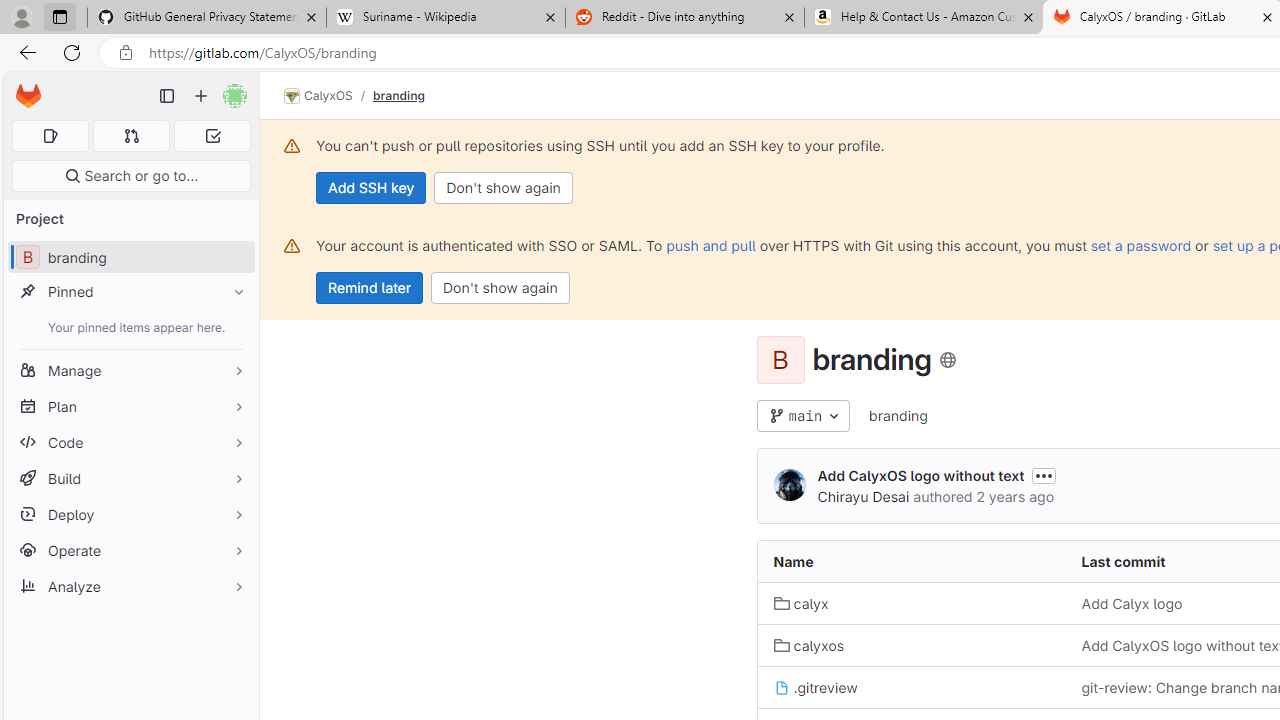 The image size is (1280, 720). Describe the element at coordinates (167, 96) in the screenshot. I see `'Primary navigation sidebar'` at that location.